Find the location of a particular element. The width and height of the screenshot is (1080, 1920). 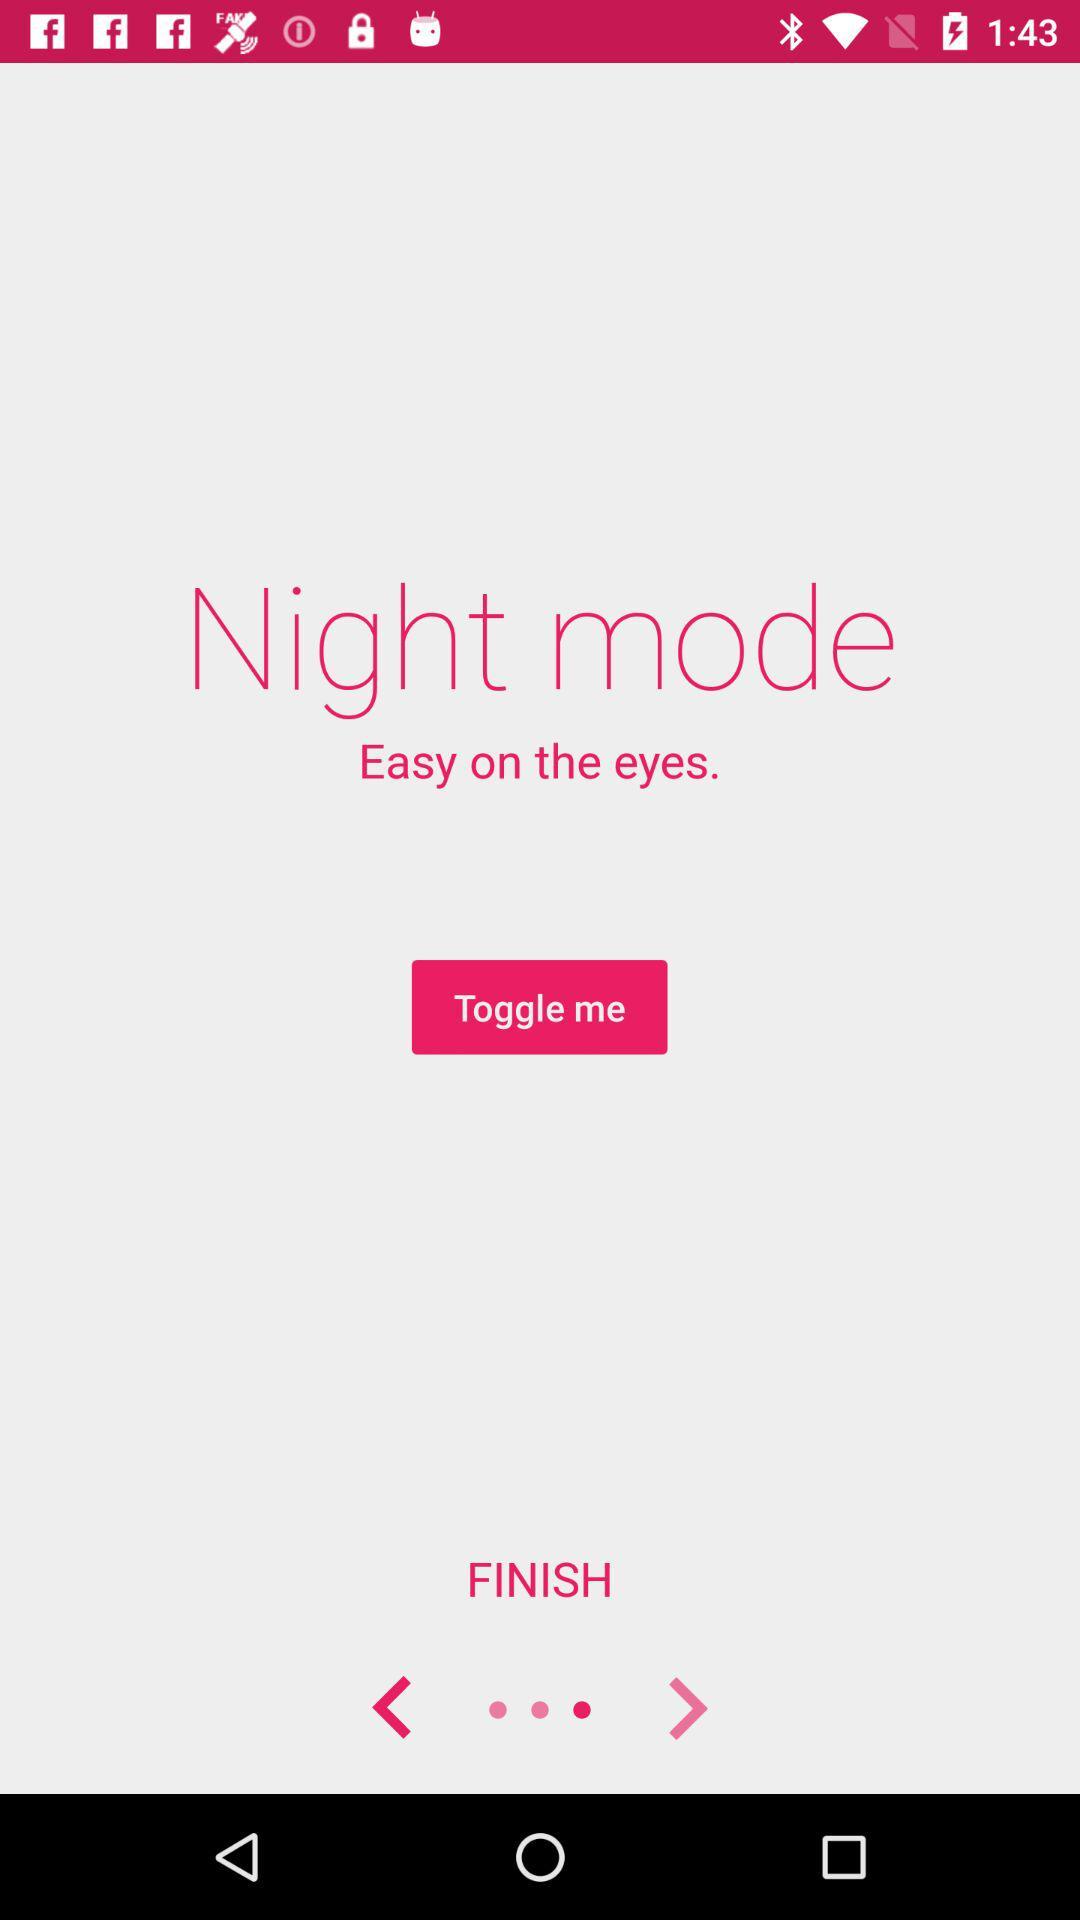

icon above the finish item is located at coordinates (538, 1007).